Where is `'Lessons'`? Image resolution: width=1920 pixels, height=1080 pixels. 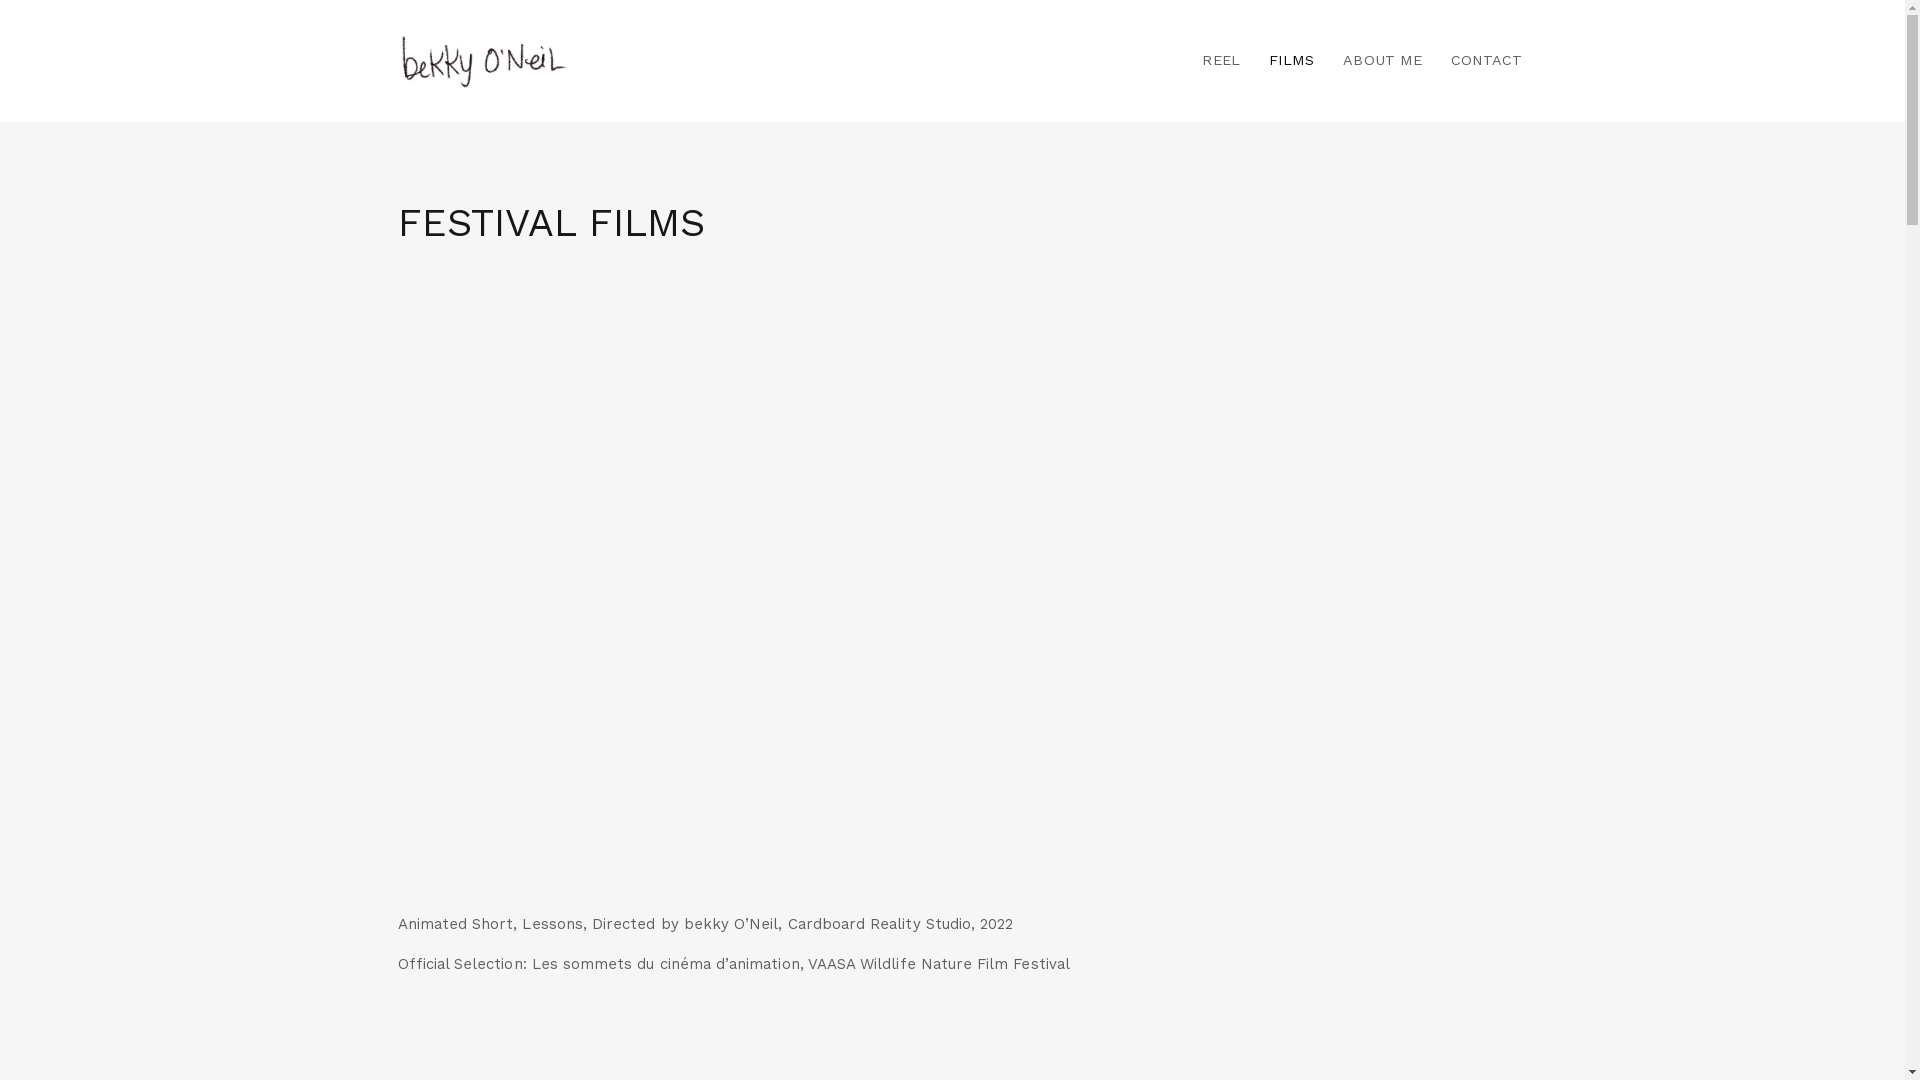
'Lessons' is located at coordinates (952, 590).